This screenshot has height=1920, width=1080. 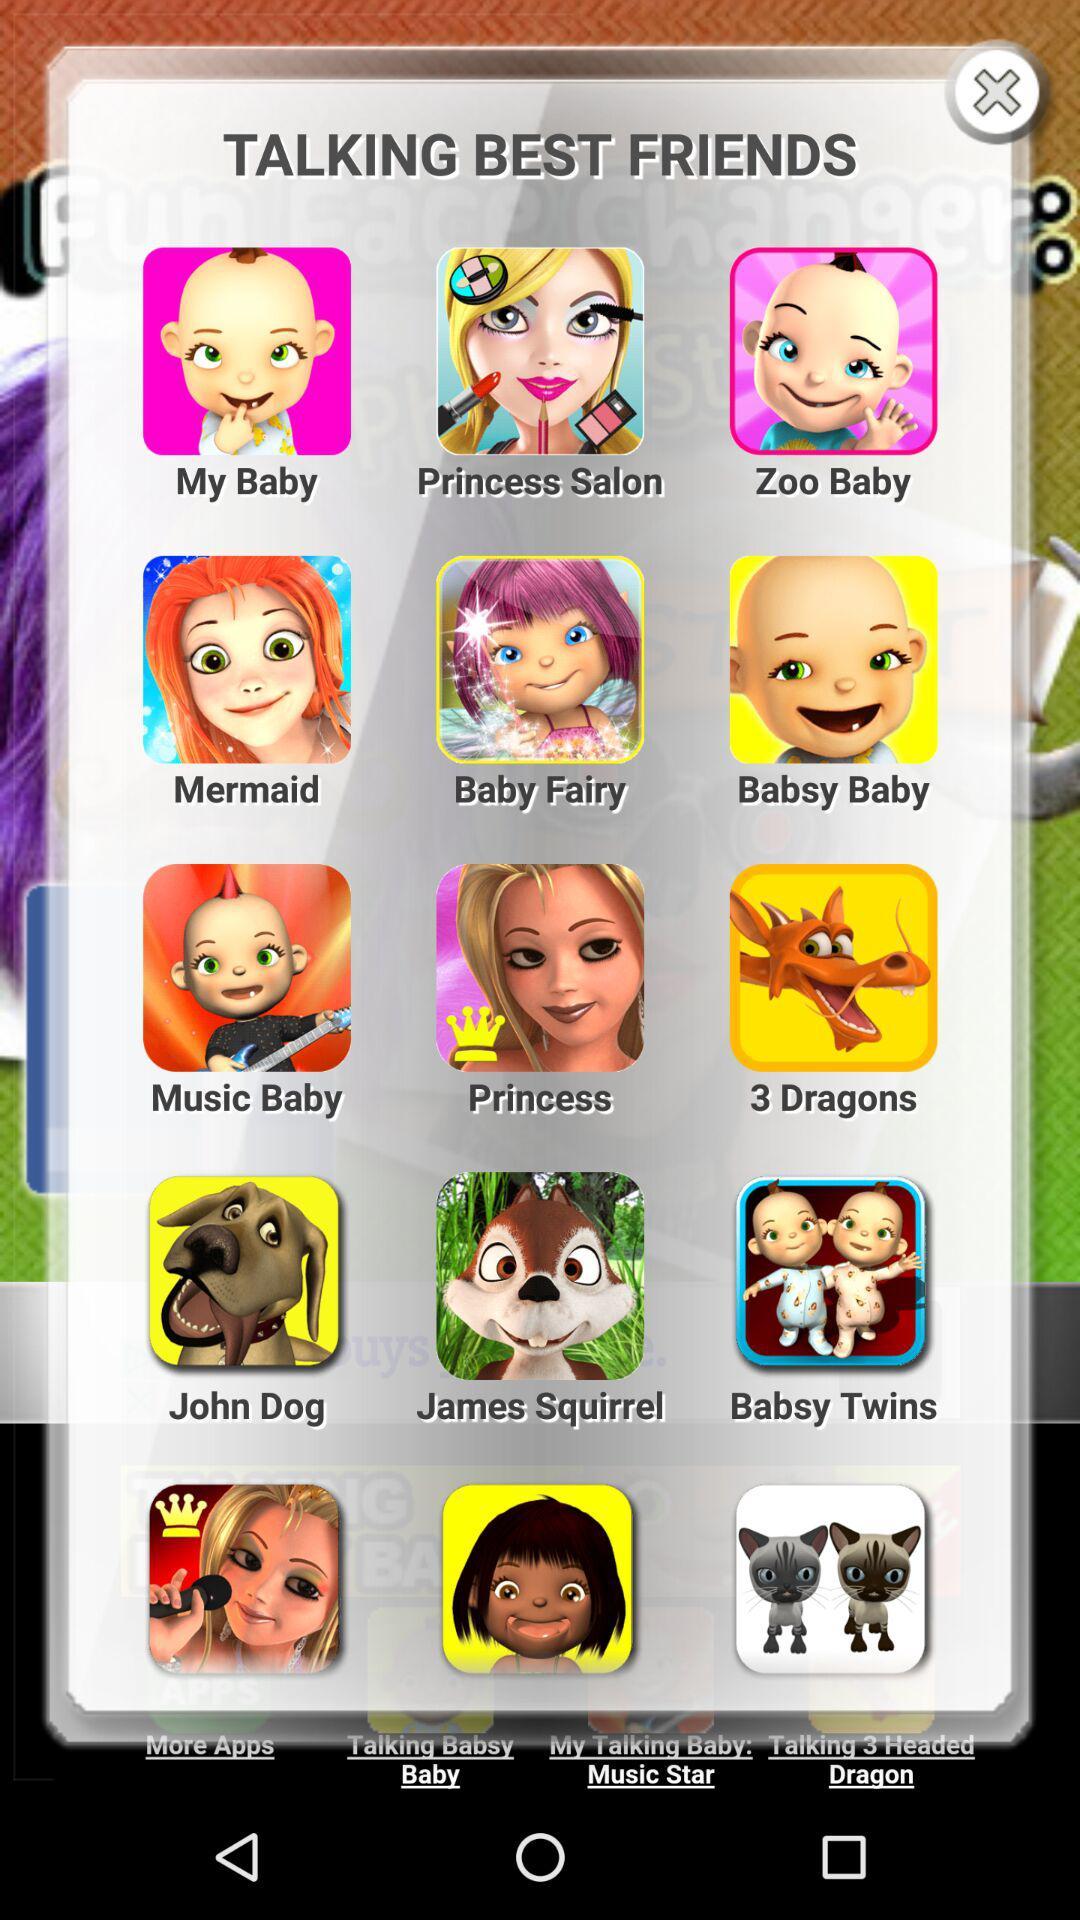 I want to click on app, so click(x=1001, y=93).